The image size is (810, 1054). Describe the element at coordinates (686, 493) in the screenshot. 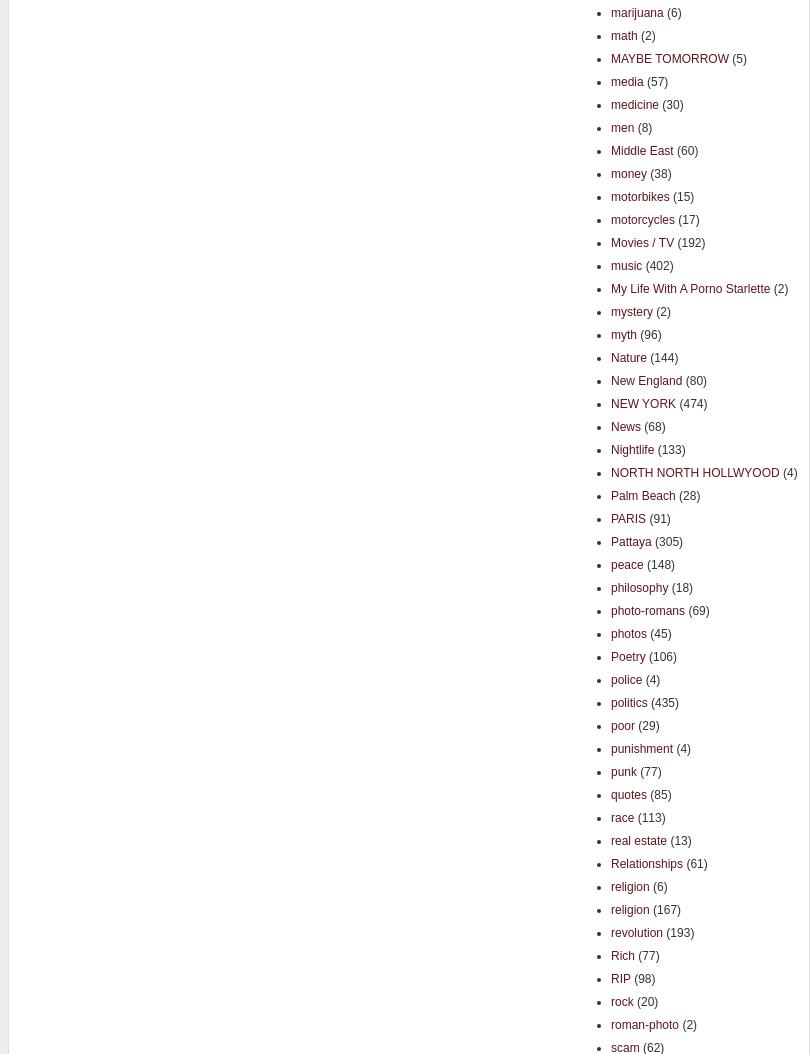

I see `'(28)'` at that location.